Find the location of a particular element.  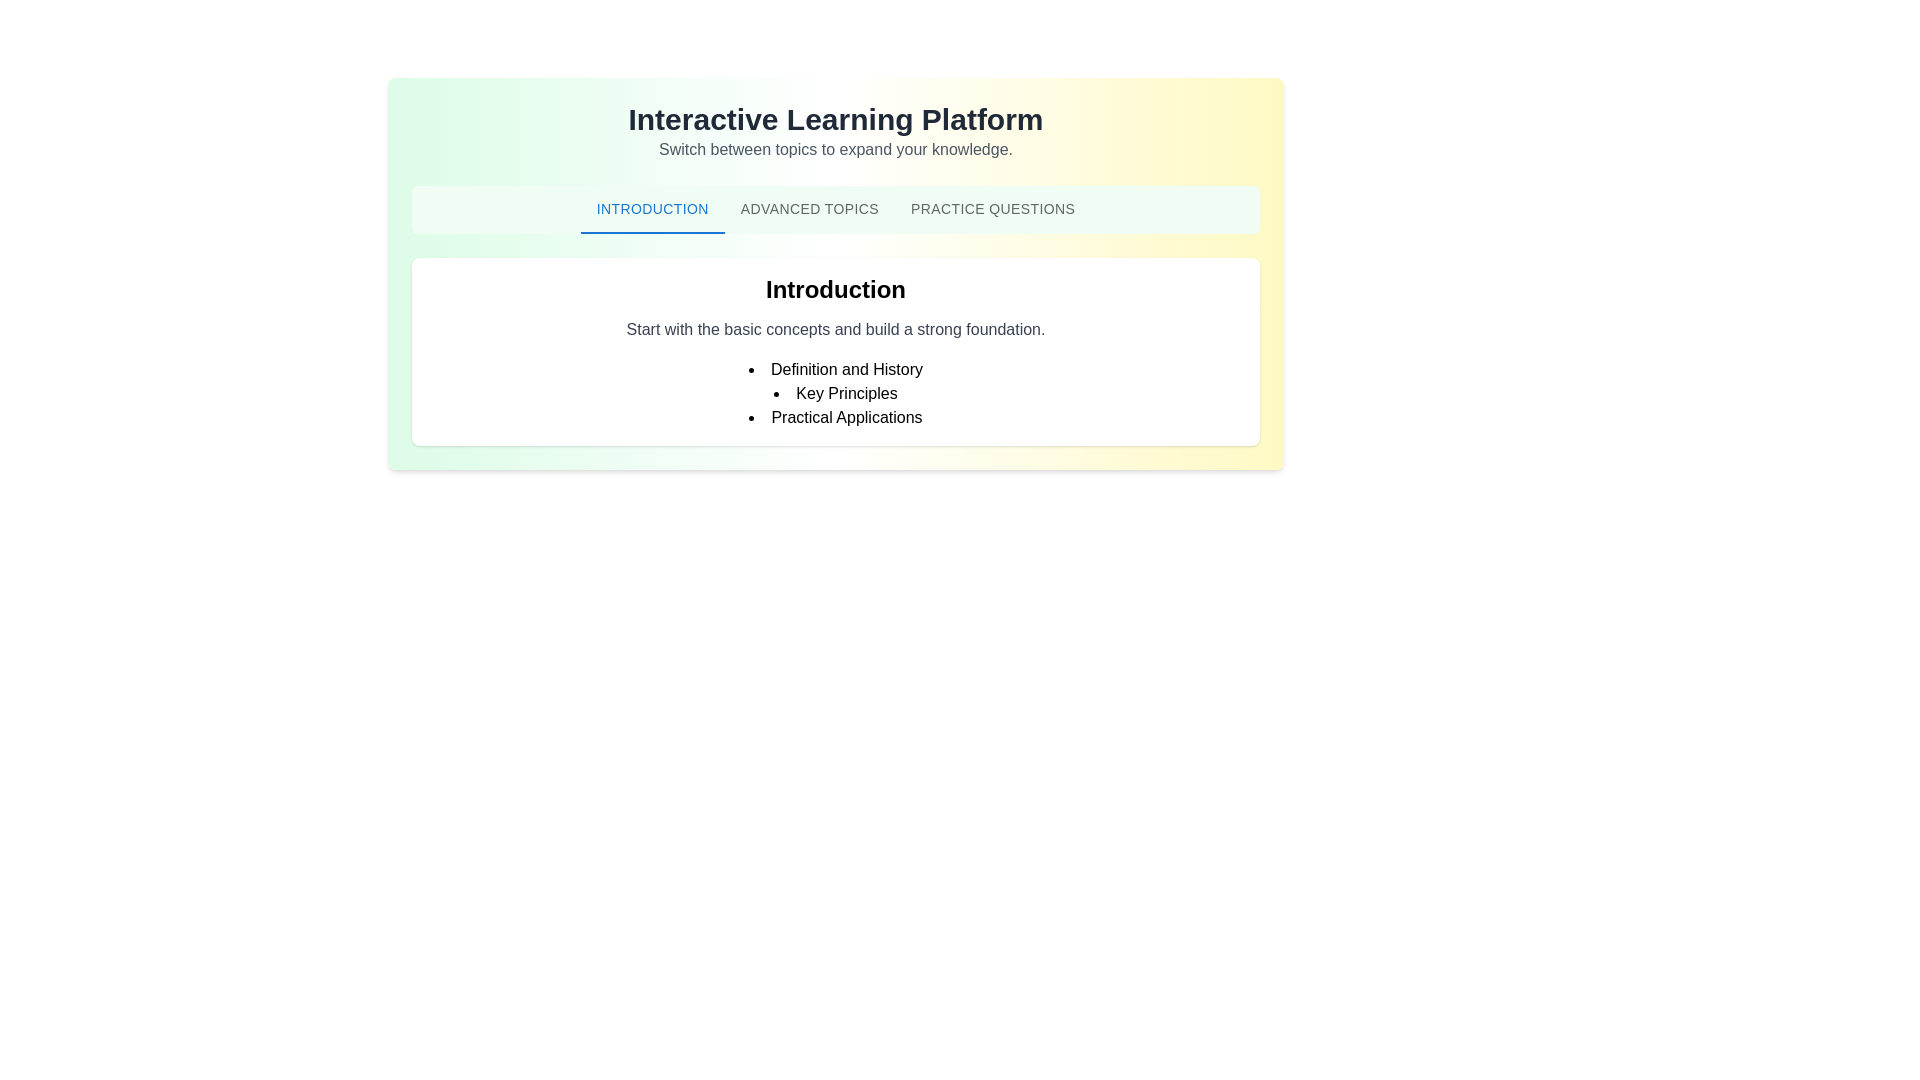

the prominent Text Label element displaying 'Introduction', which is styled in bold with a larger font size, positioned above descriptive text and a bulleted list is located at coordinates (835, 289).